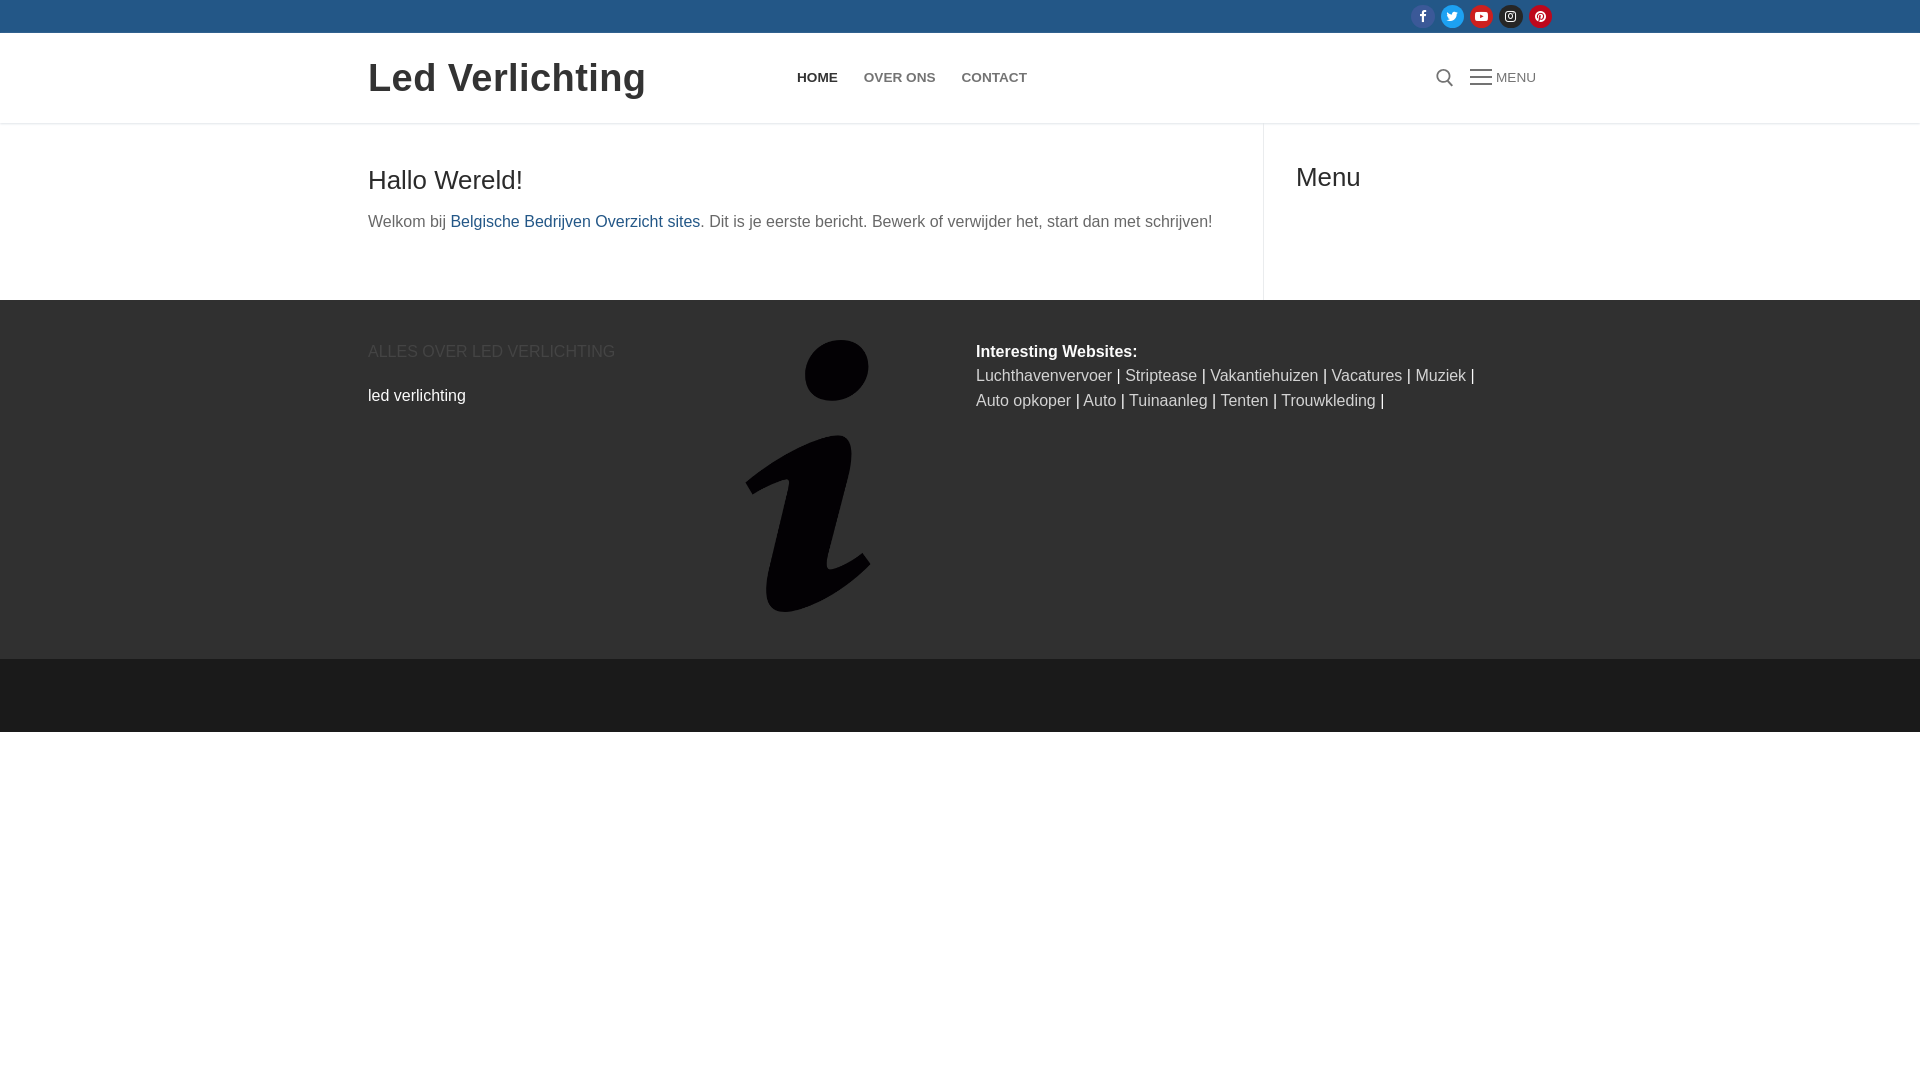 This screenshot has width=1920, height=1080. What do you see at coordinates (1539, 16) in the screenshot?
I see `'Pinterest'` at bounding box center [1539, 16].